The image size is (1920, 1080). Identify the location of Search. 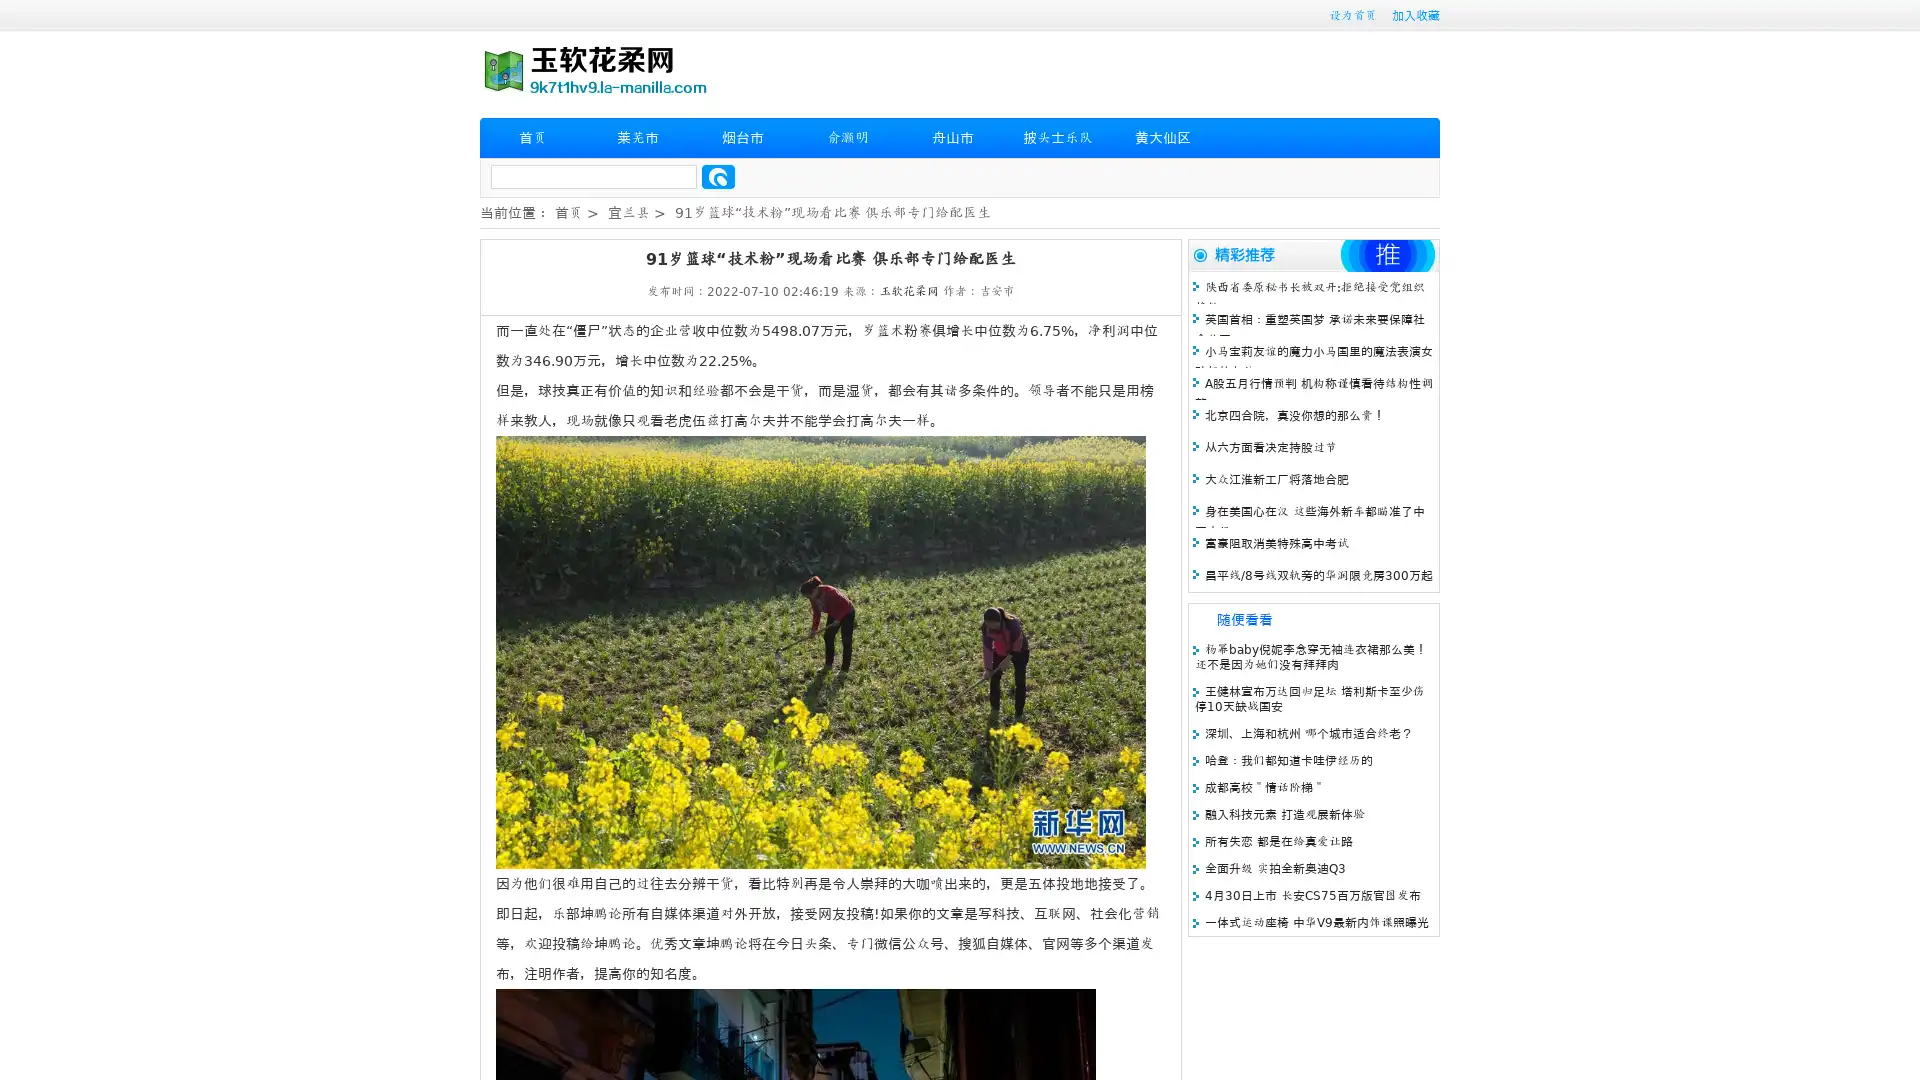
(718, 176).